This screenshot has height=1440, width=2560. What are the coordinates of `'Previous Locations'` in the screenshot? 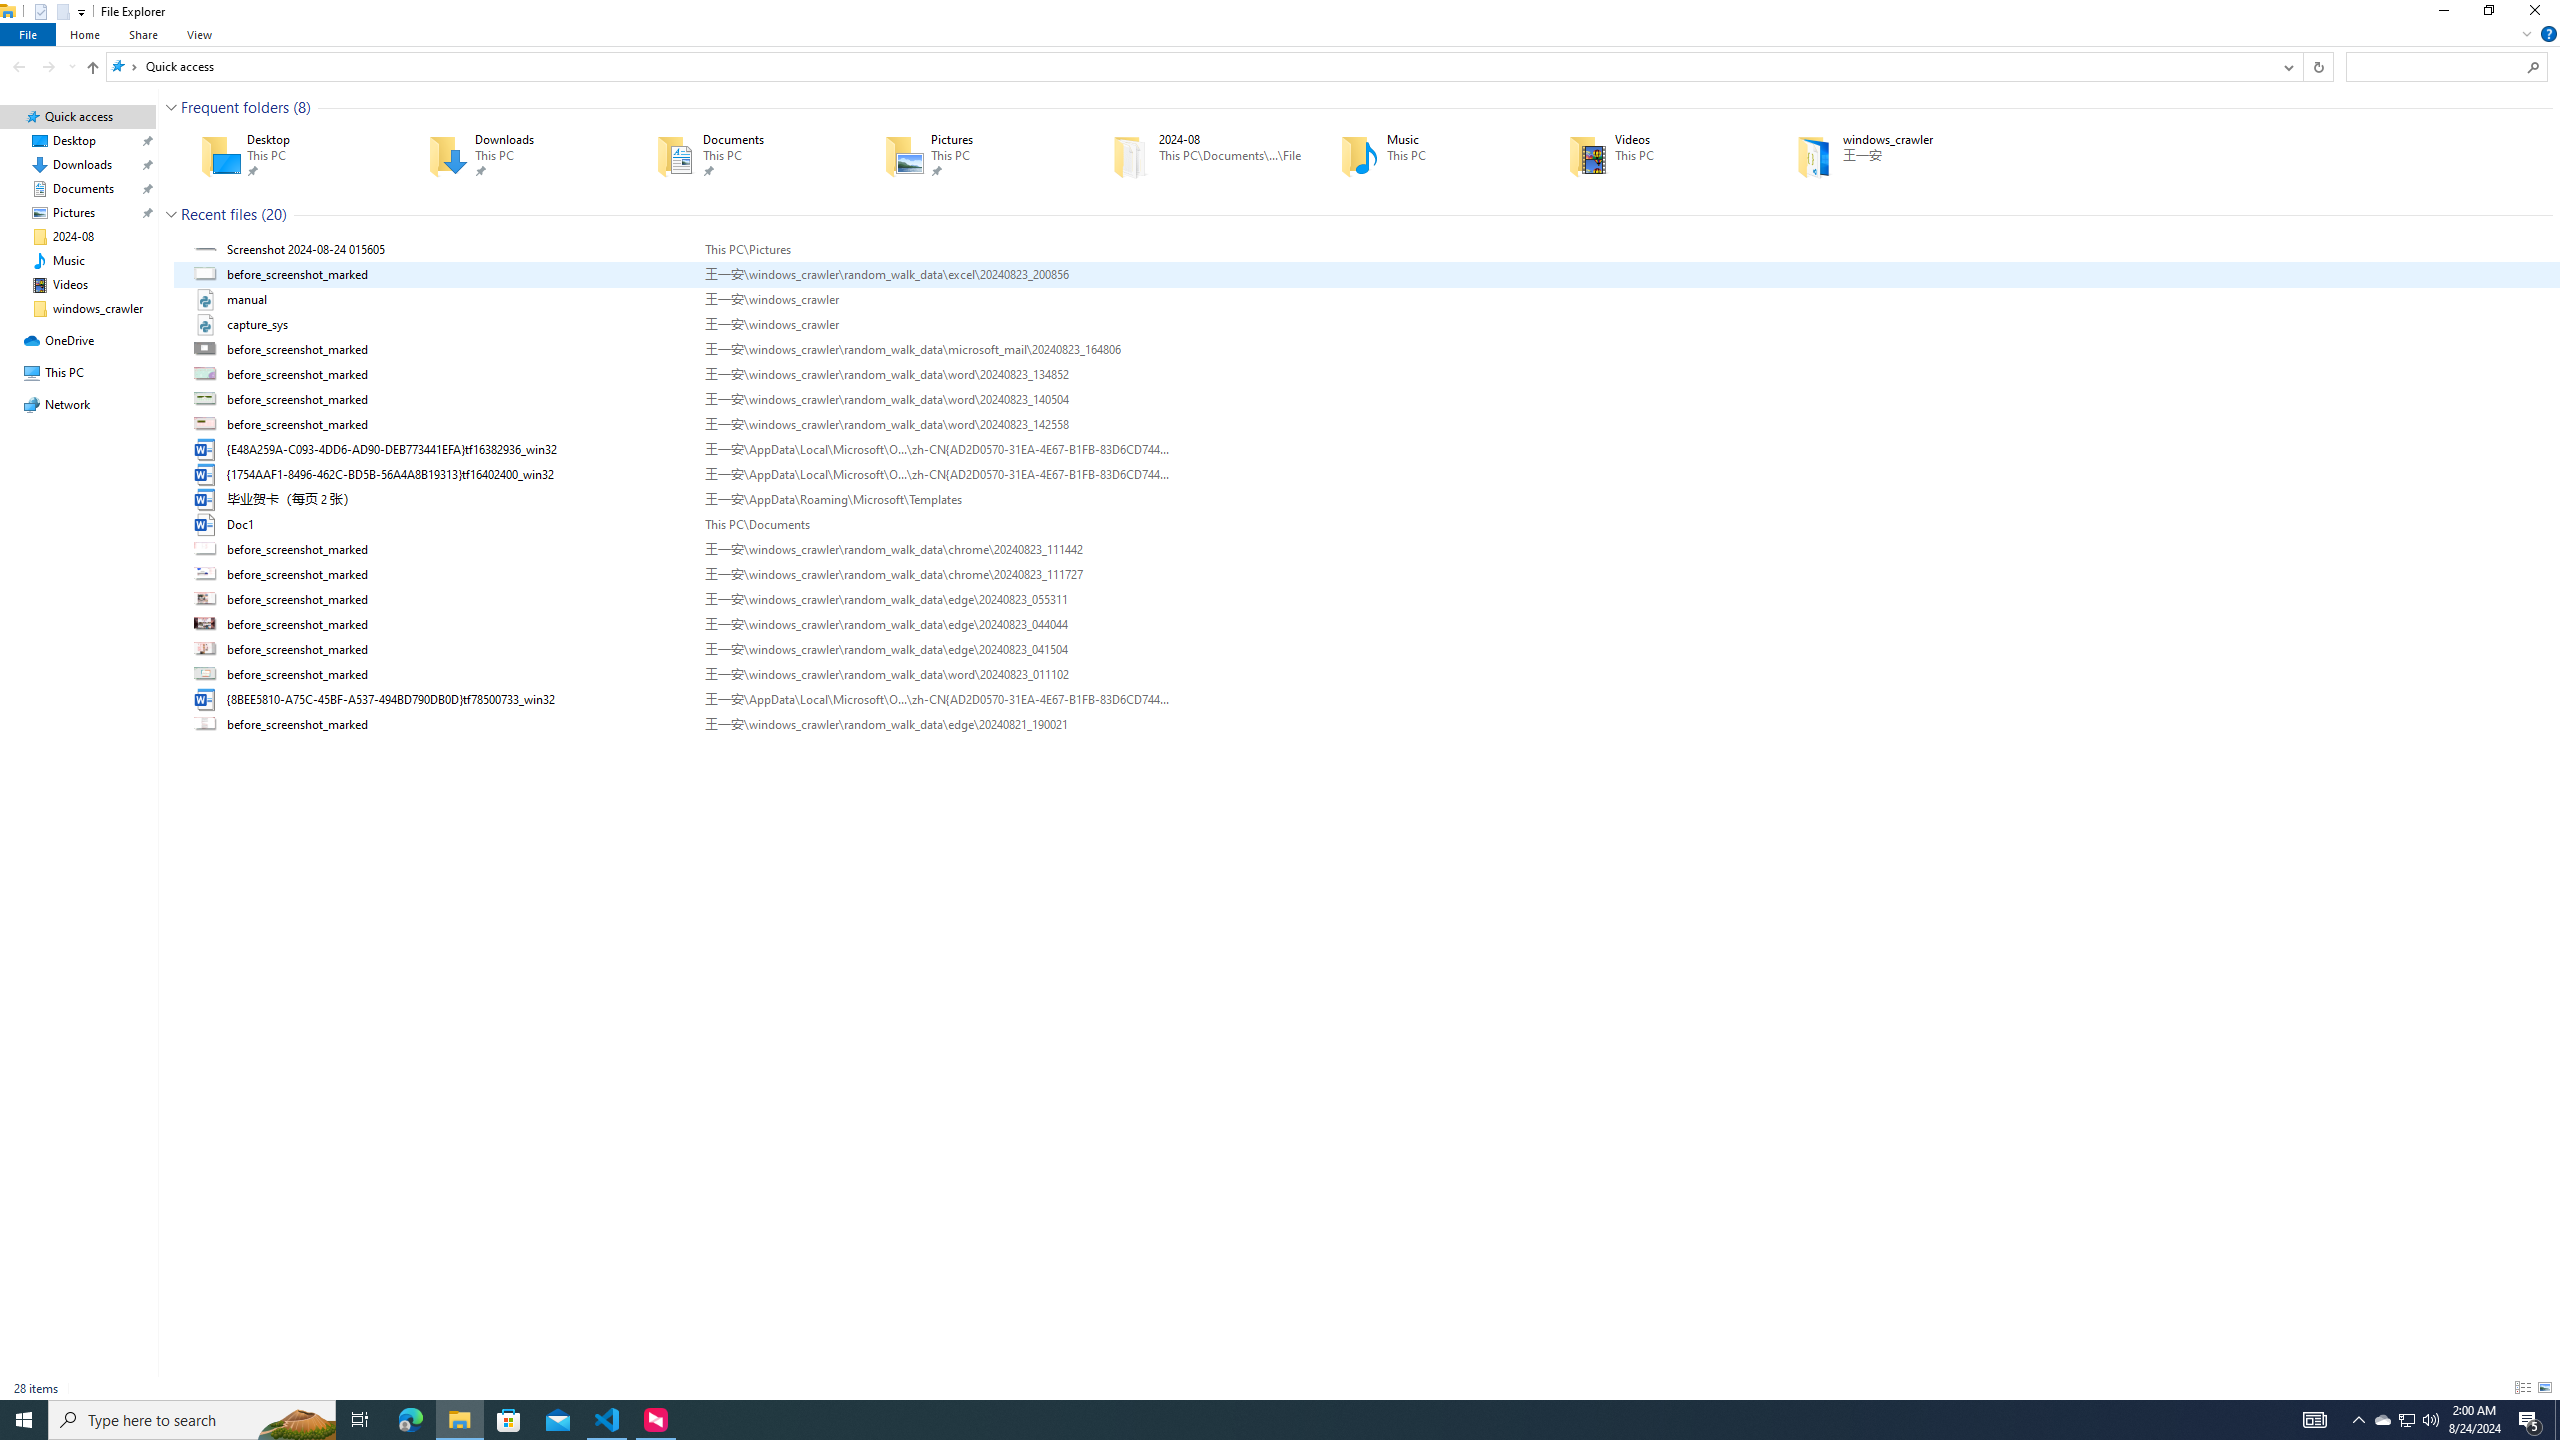 It's located at (2287, 65).